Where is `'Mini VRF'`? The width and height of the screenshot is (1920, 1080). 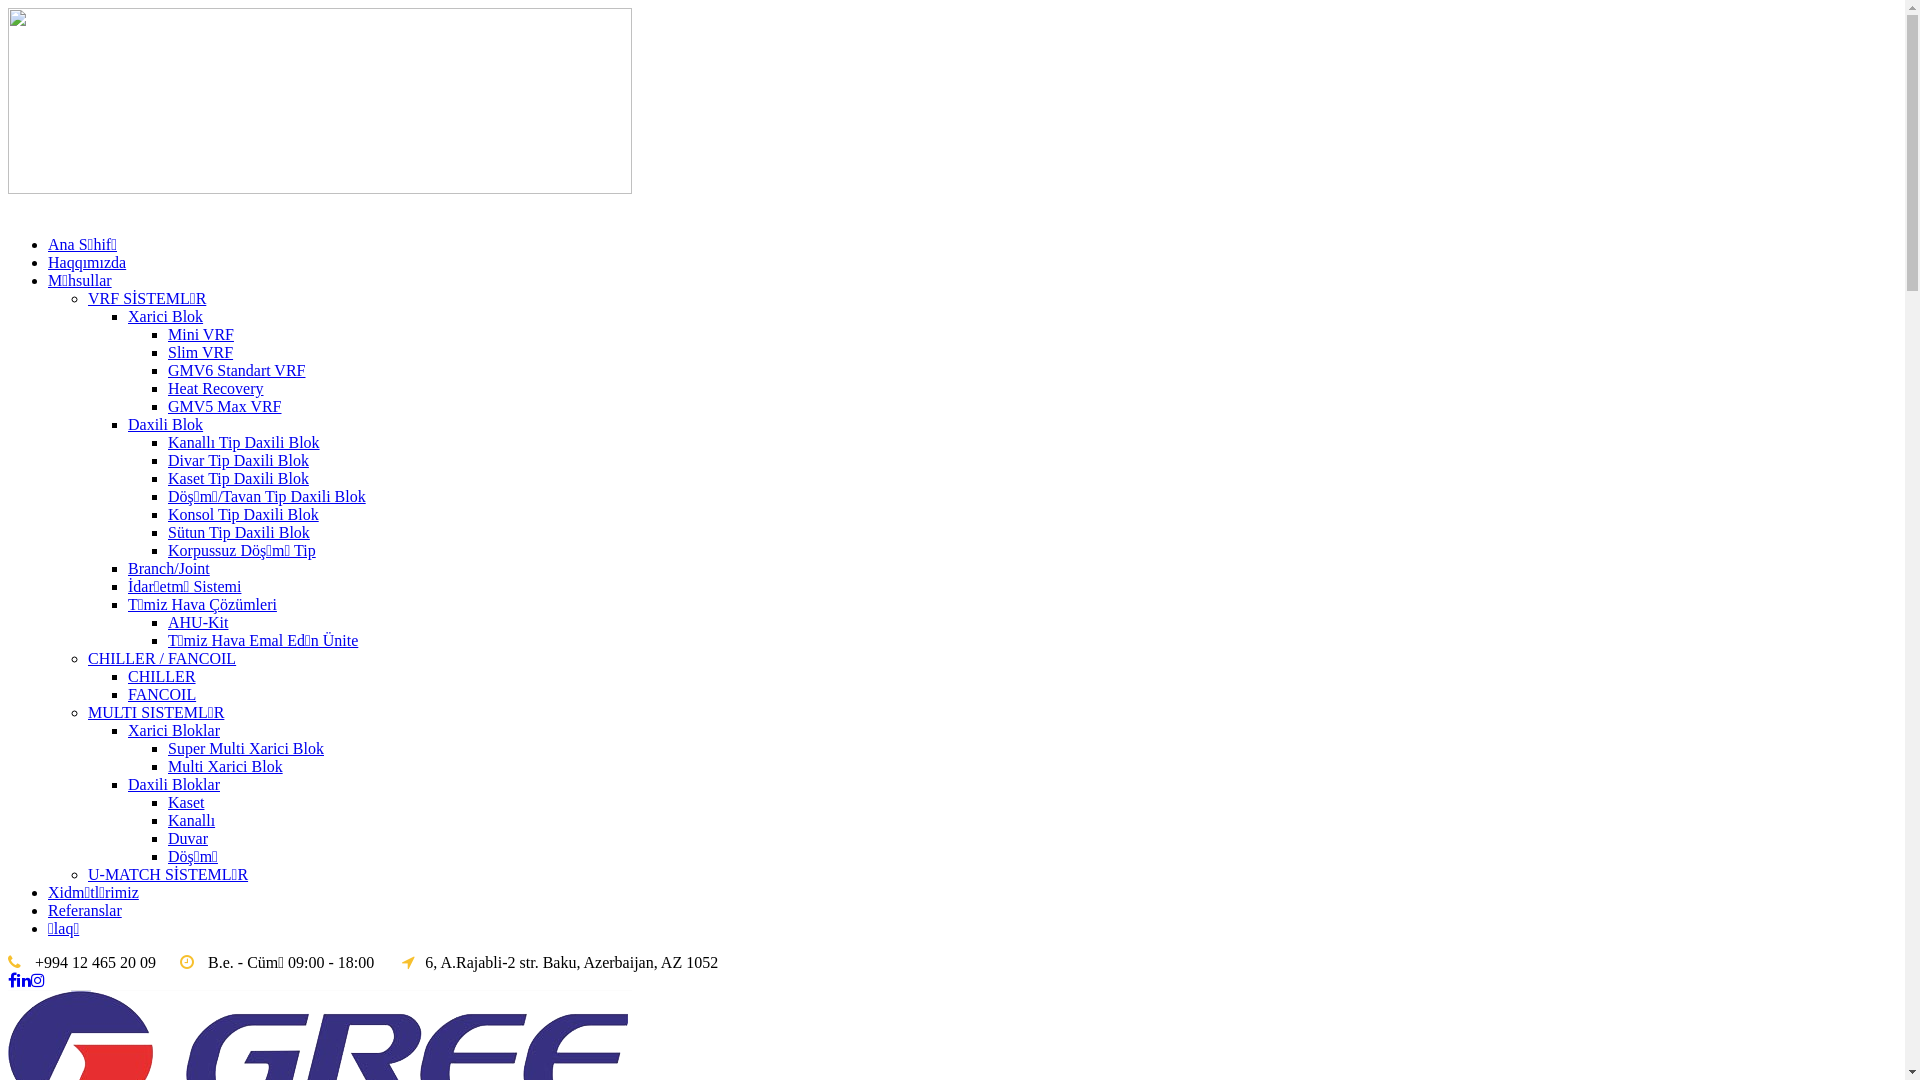
'Mini VRF' is located at coordinates (201, 333).